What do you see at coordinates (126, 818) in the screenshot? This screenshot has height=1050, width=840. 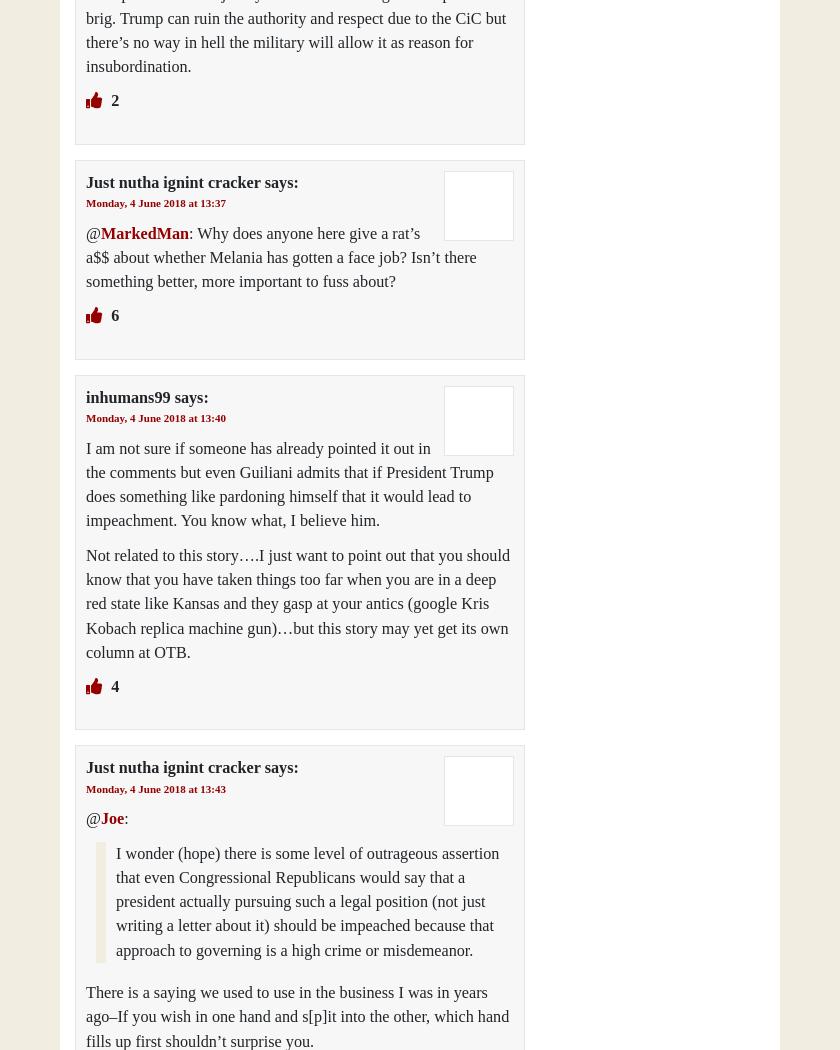 I see `':'` at bounding box center [126, 818].